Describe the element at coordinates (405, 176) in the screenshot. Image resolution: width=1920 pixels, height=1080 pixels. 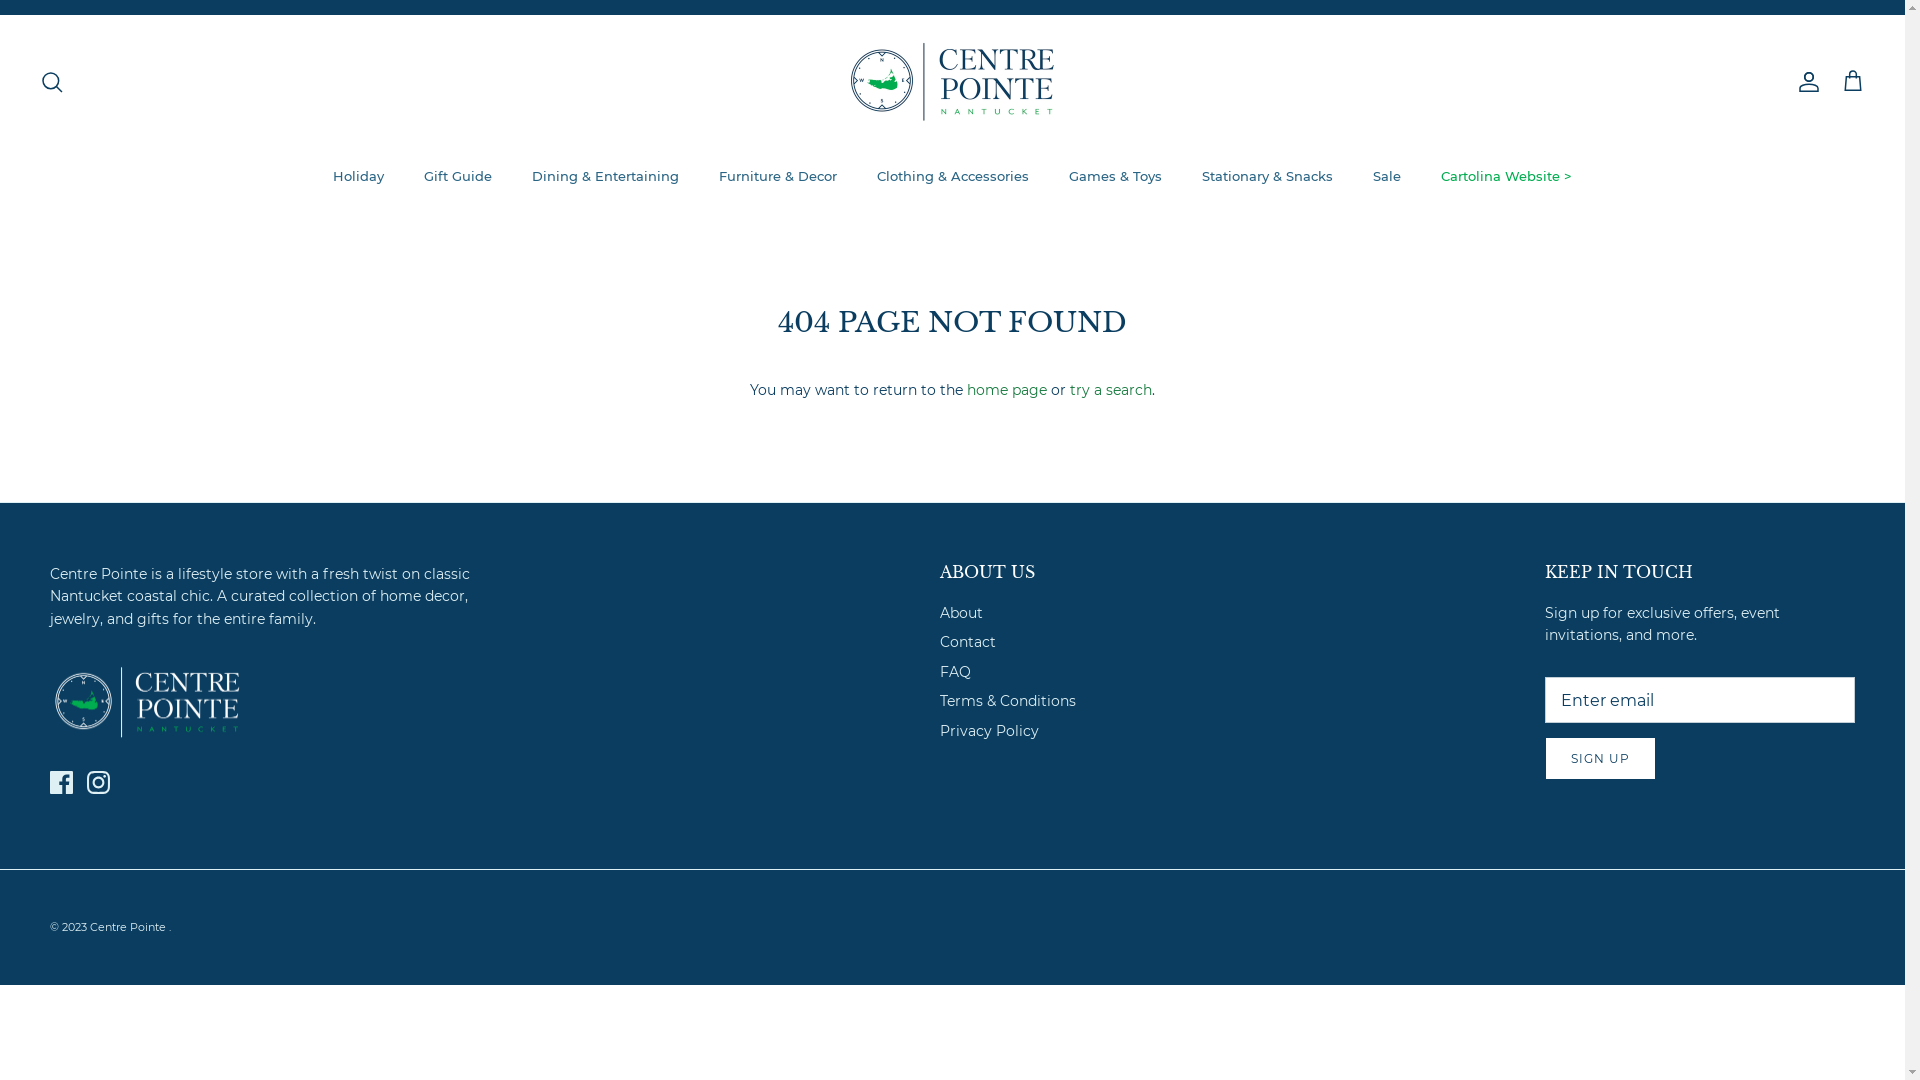
I see `'Gift Guide'` at that location.